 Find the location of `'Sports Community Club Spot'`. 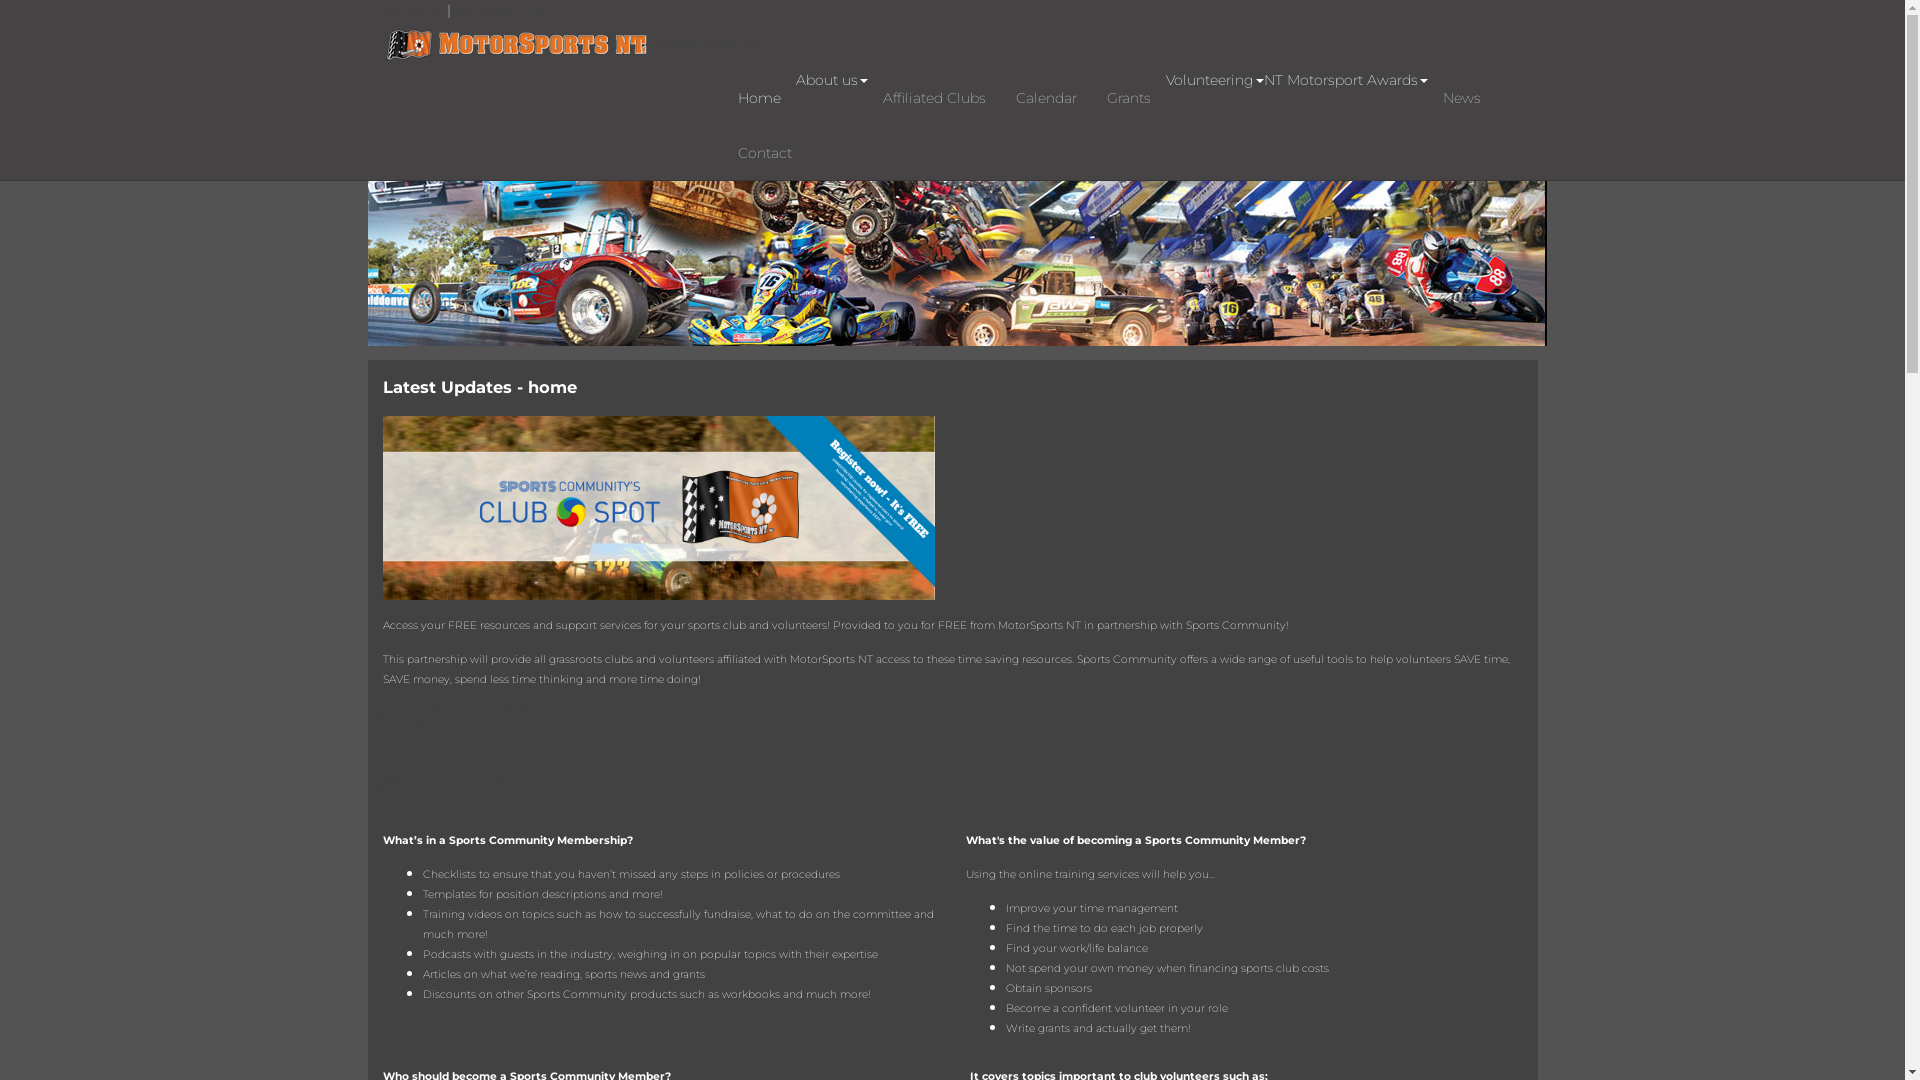

'Sports Community Club Spot' is located at coordinates (657, 505).